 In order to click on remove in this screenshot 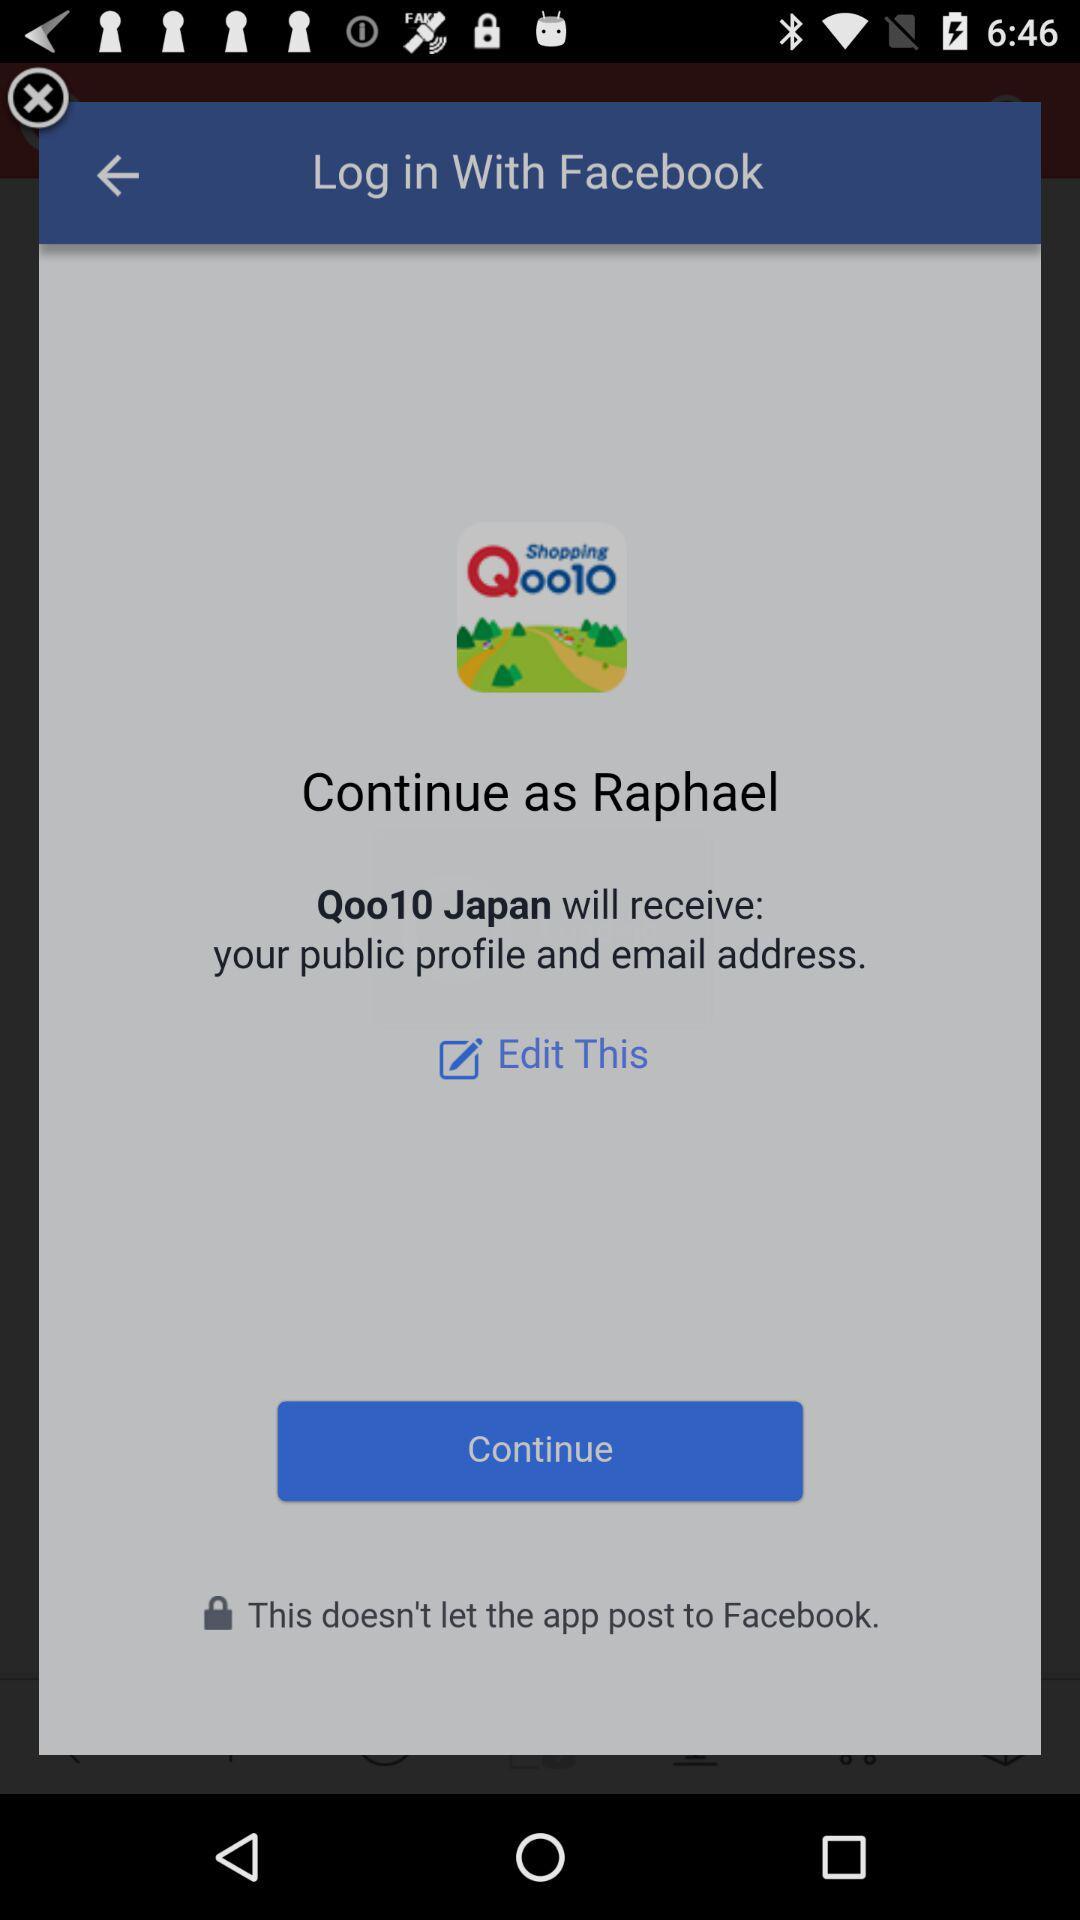, I will do `click(38, 100)`.